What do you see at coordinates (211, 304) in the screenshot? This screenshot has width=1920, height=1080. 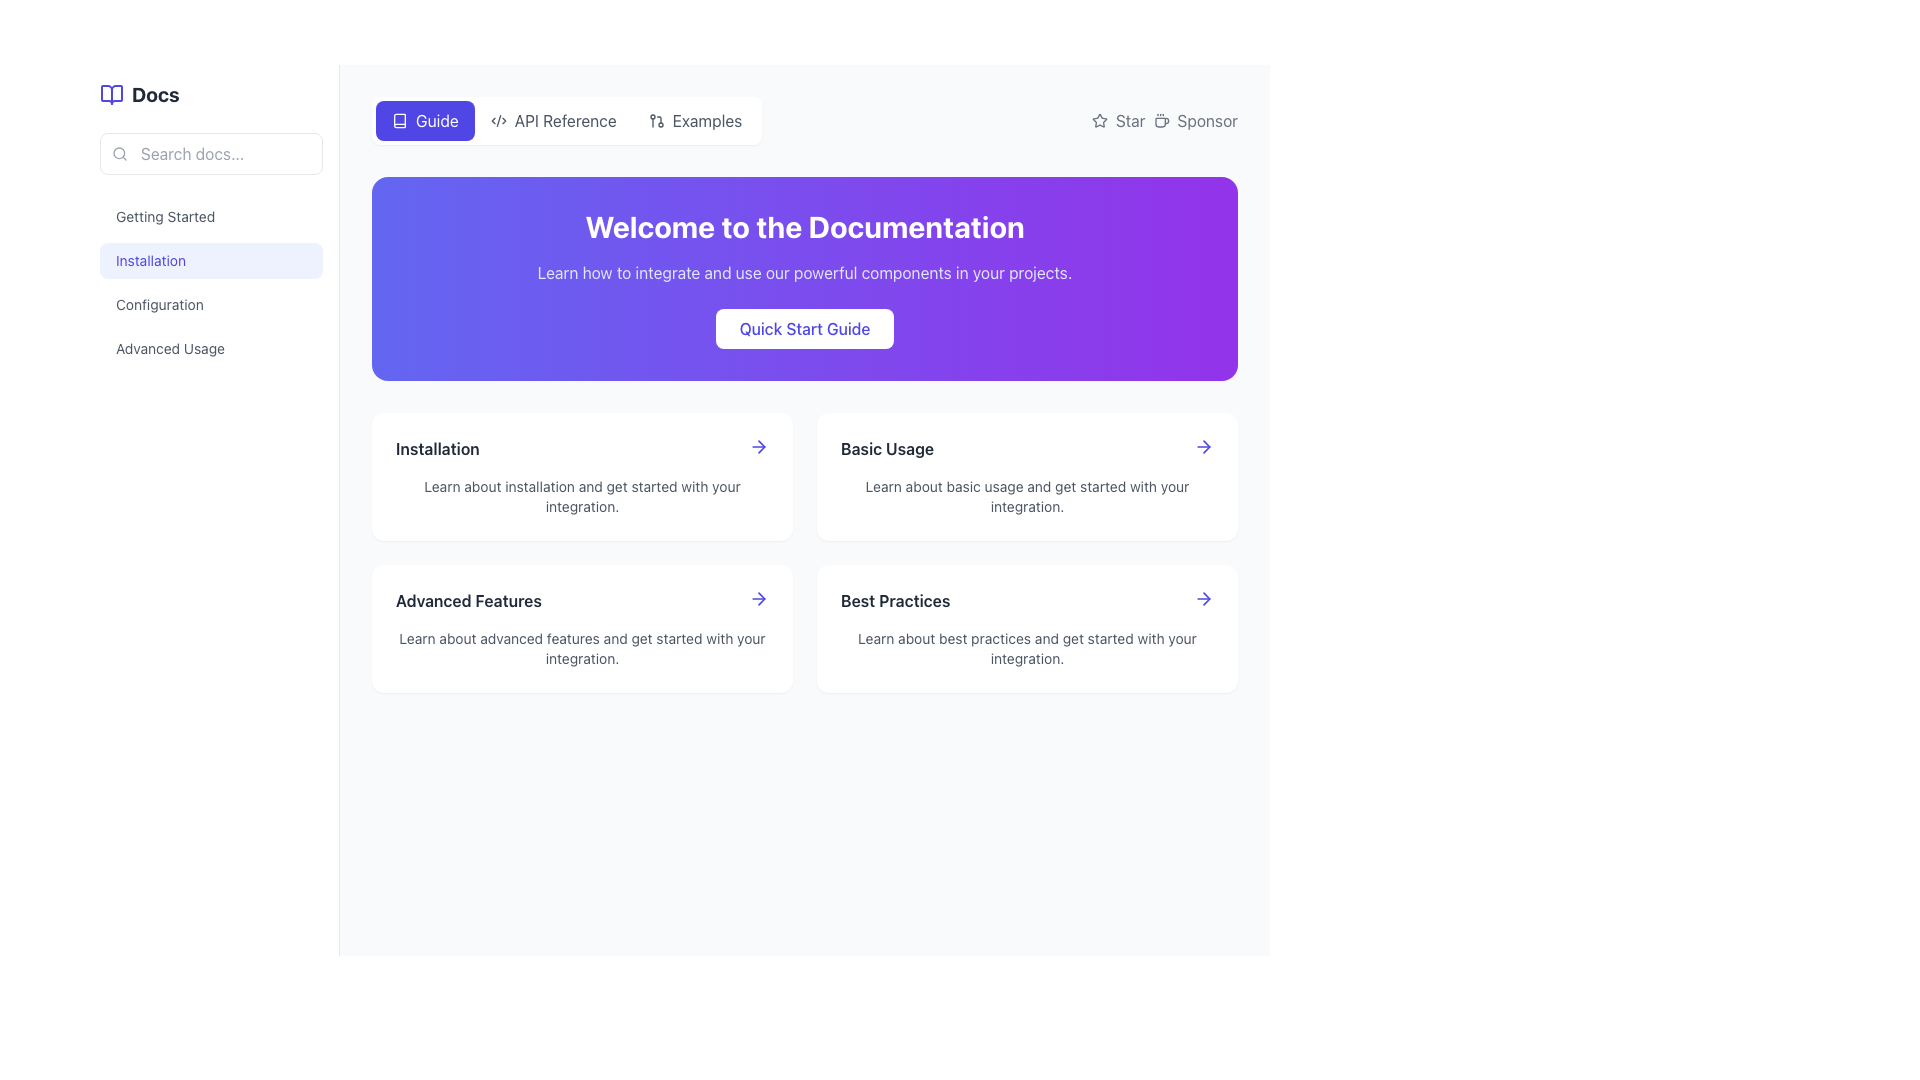 I see `the 'Configuration' button located in the left sidebar, which is the third item in the vertical list` at bounding box center [211, 304].